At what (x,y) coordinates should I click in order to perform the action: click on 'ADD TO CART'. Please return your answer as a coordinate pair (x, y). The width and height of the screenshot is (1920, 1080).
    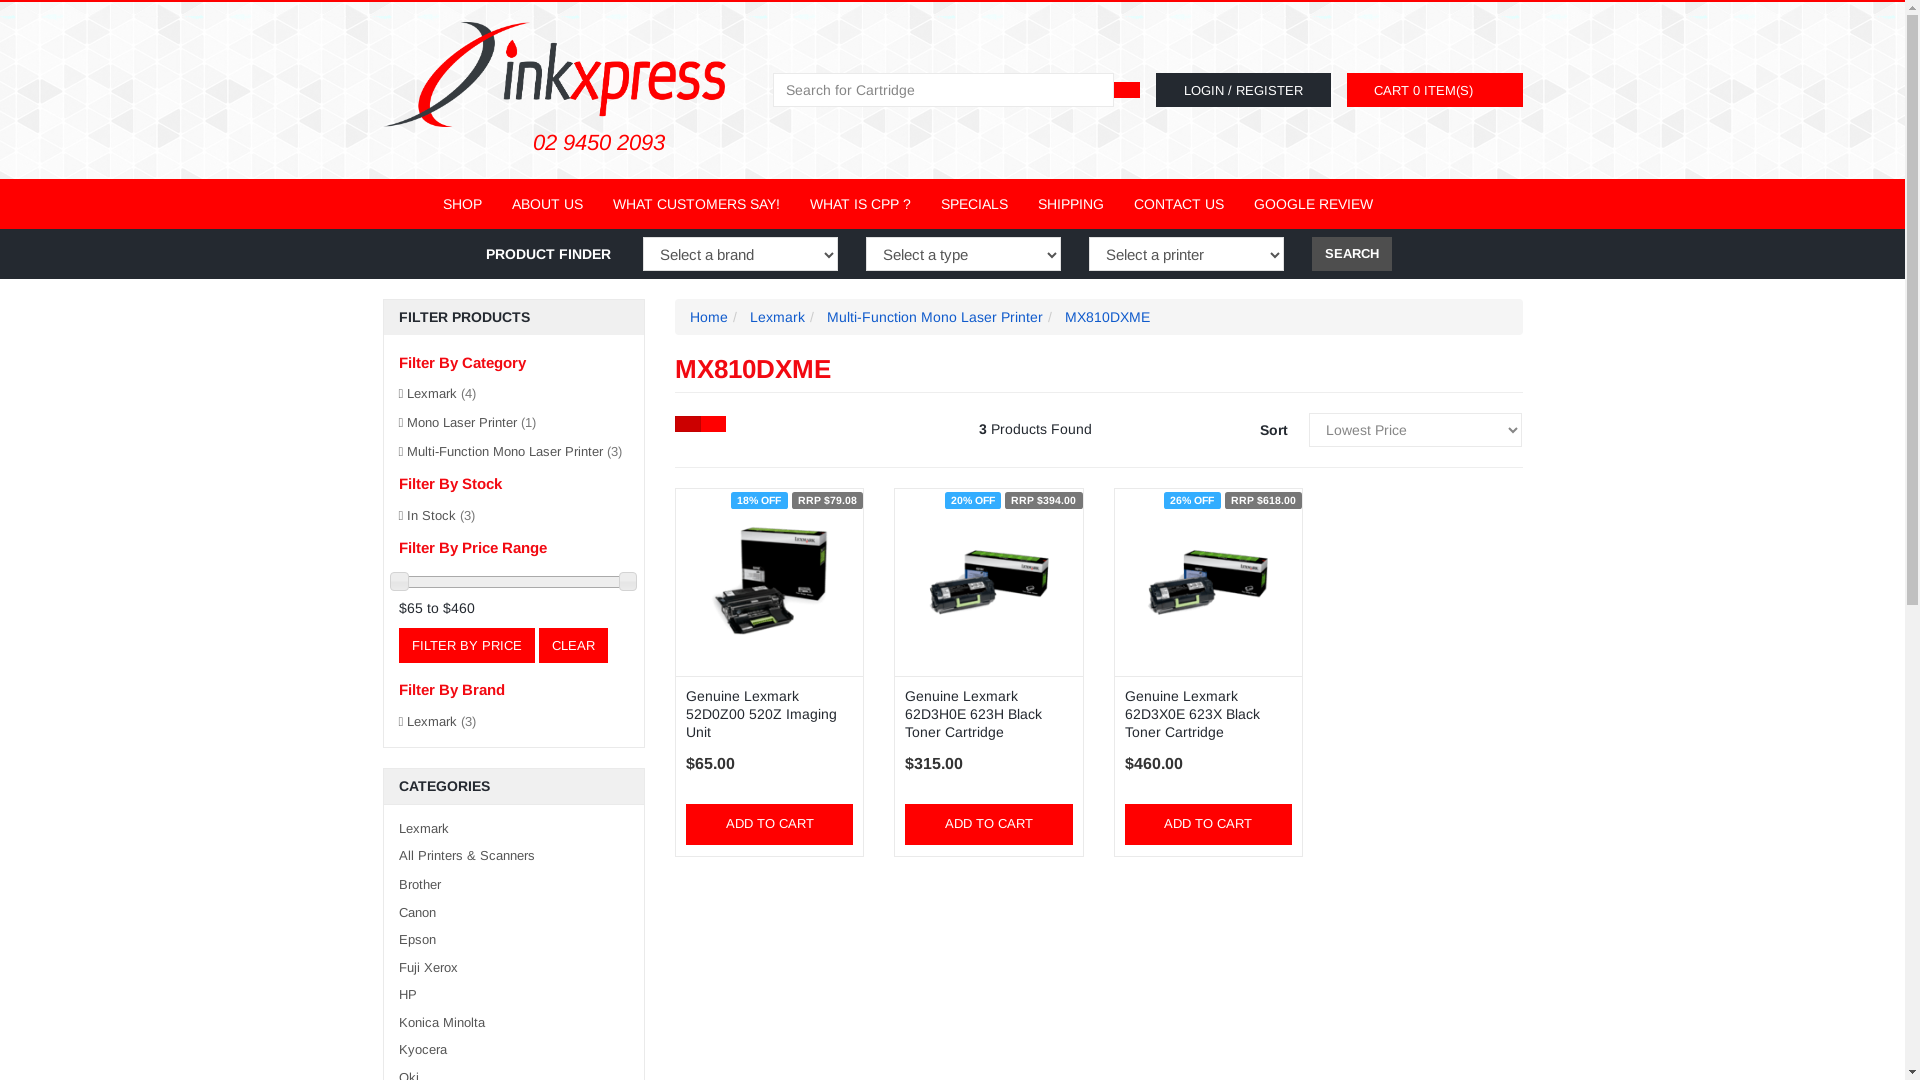
    Looking at the image, I should click on (768, 824).